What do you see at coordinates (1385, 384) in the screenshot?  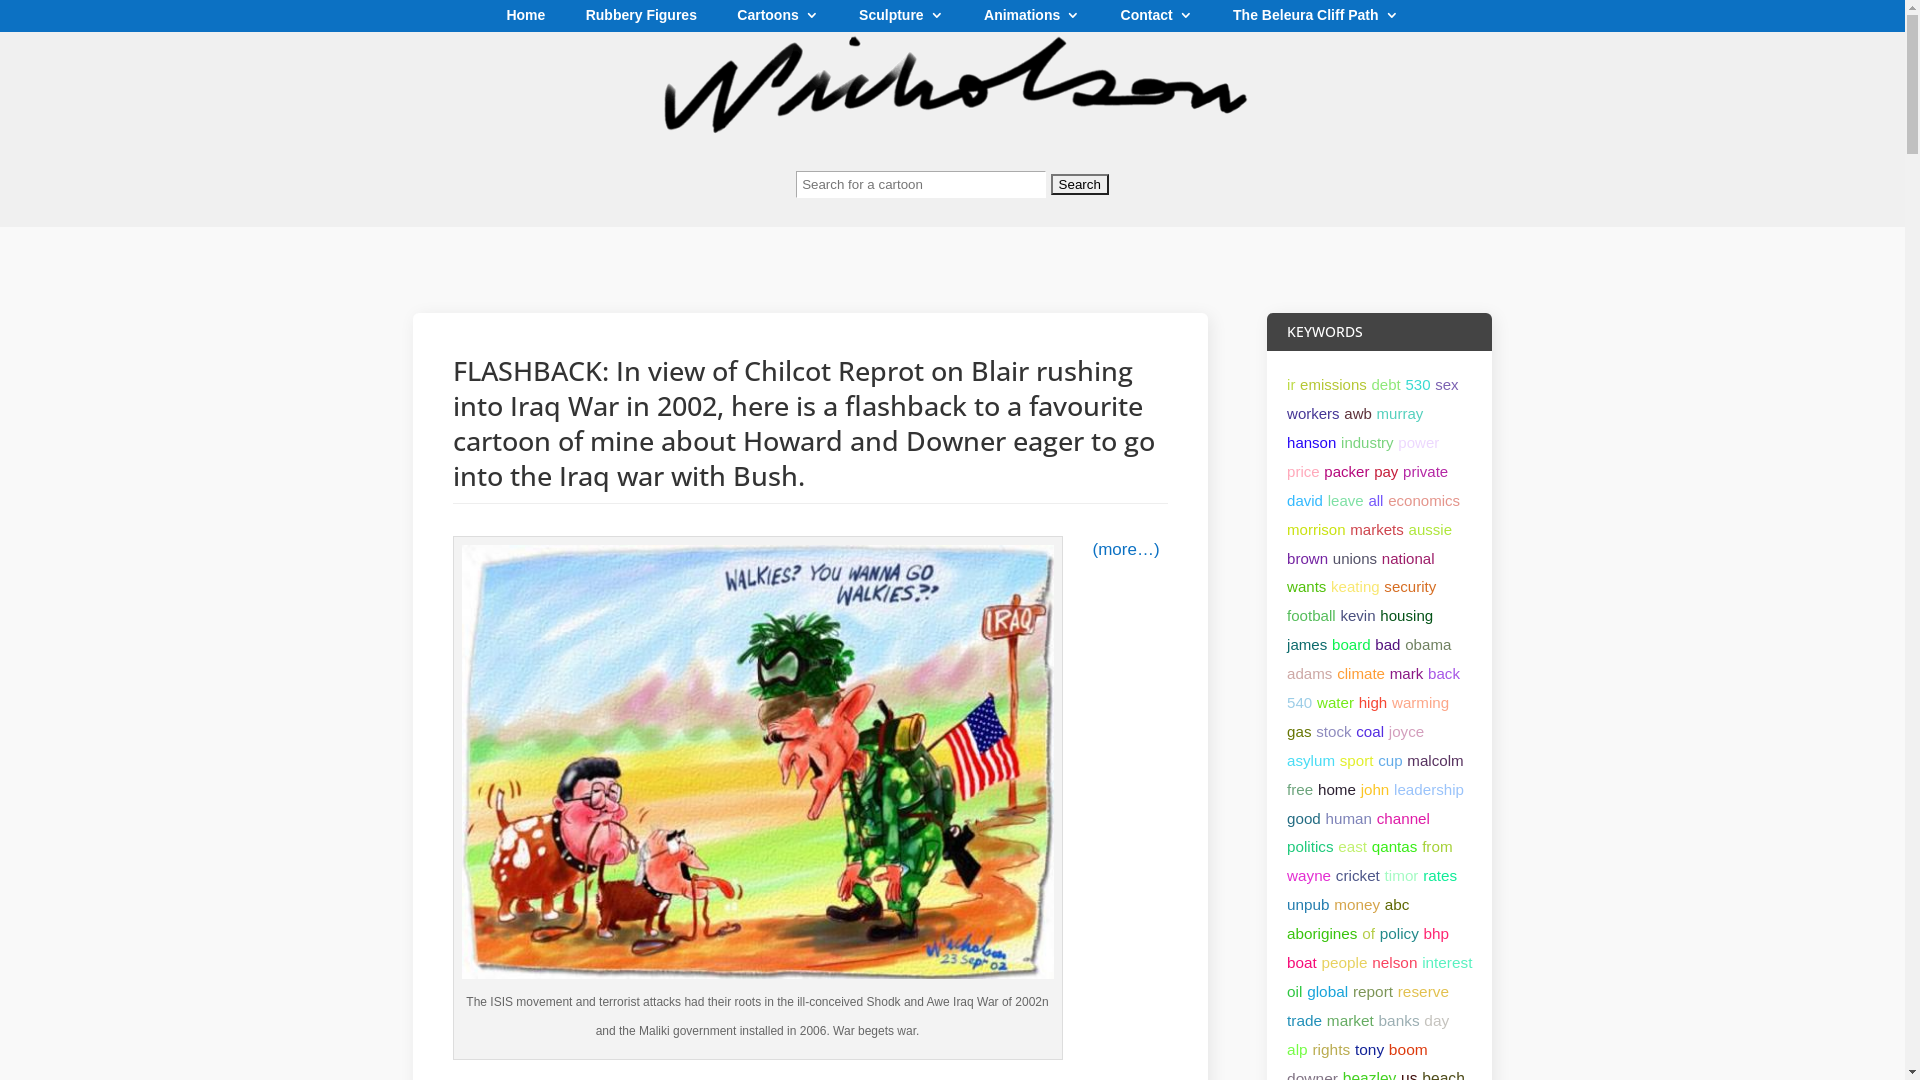 I see `'debt'` at bounding box center [1385, 384].